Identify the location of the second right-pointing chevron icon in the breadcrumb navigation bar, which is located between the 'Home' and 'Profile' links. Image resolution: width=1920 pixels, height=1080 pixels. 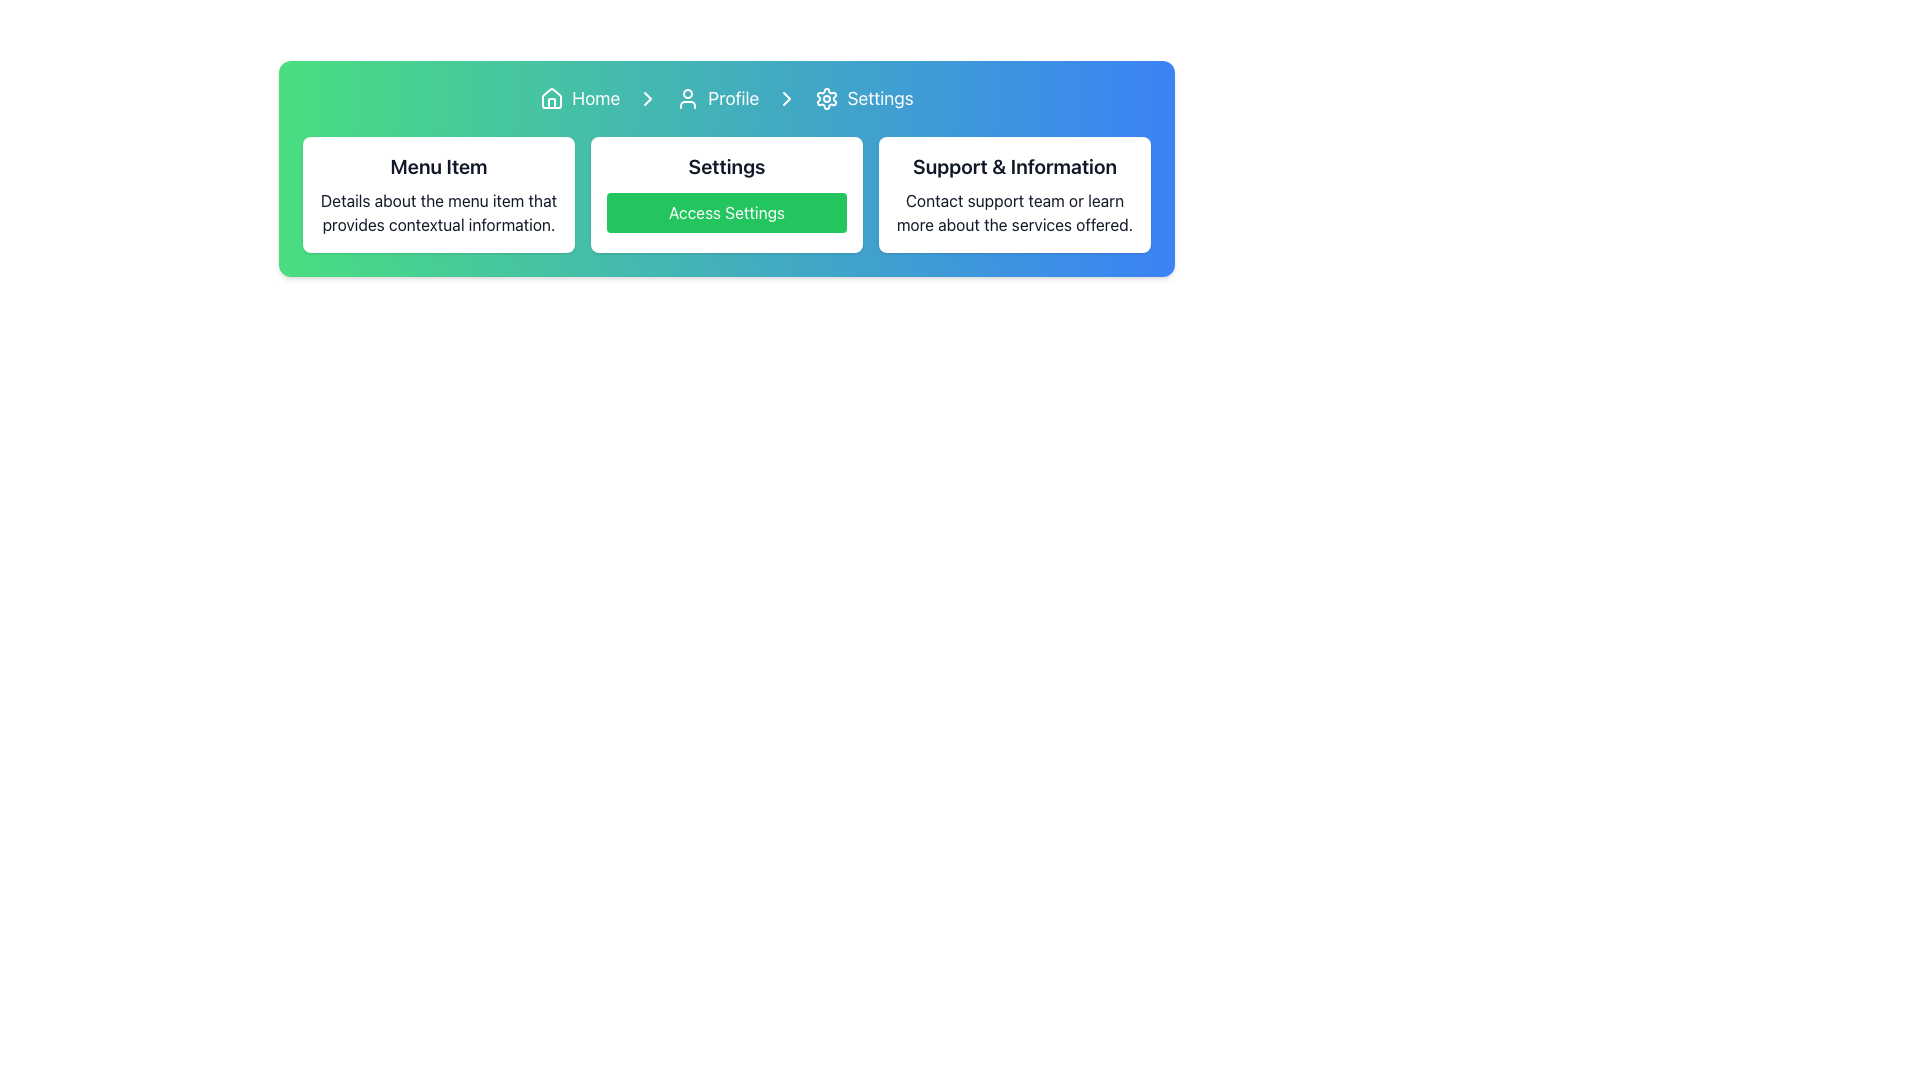
(648, 99).